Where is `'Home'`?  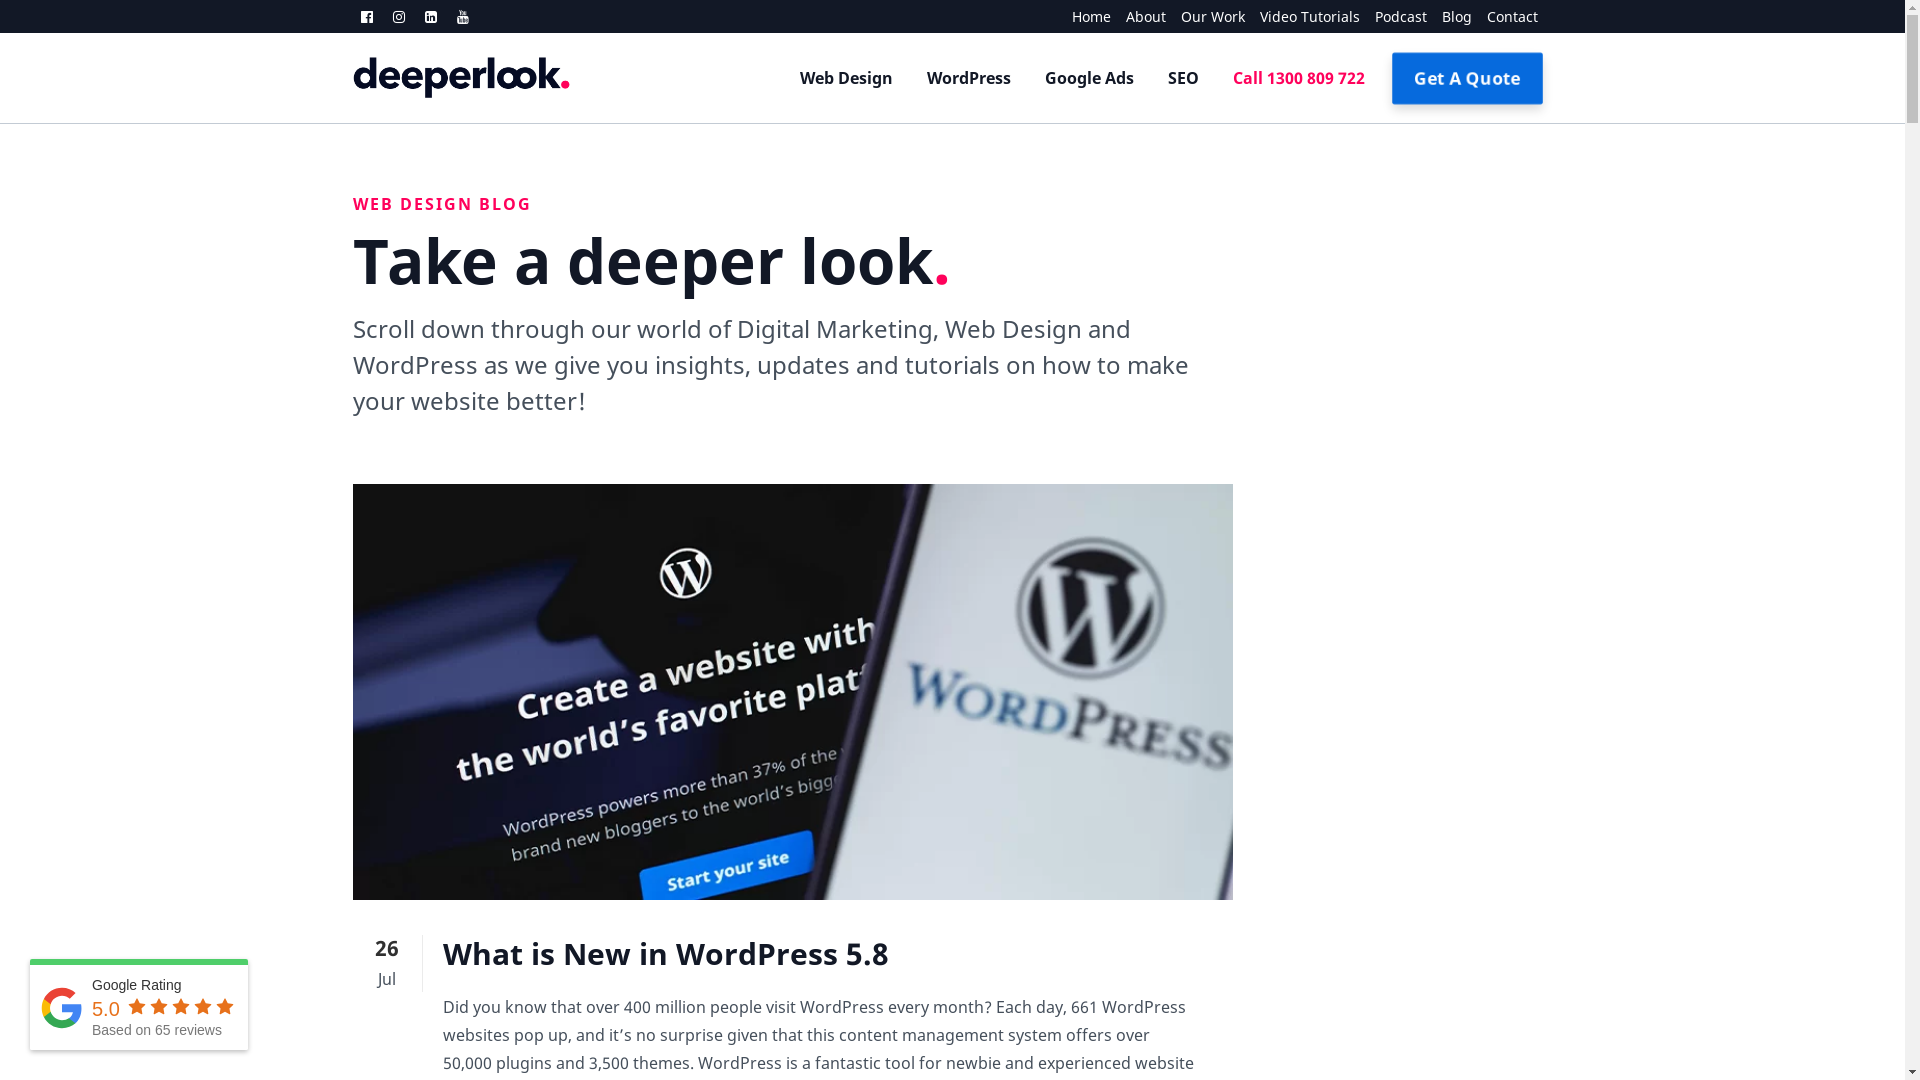 'Home' is located at coordinates (1082, 16).